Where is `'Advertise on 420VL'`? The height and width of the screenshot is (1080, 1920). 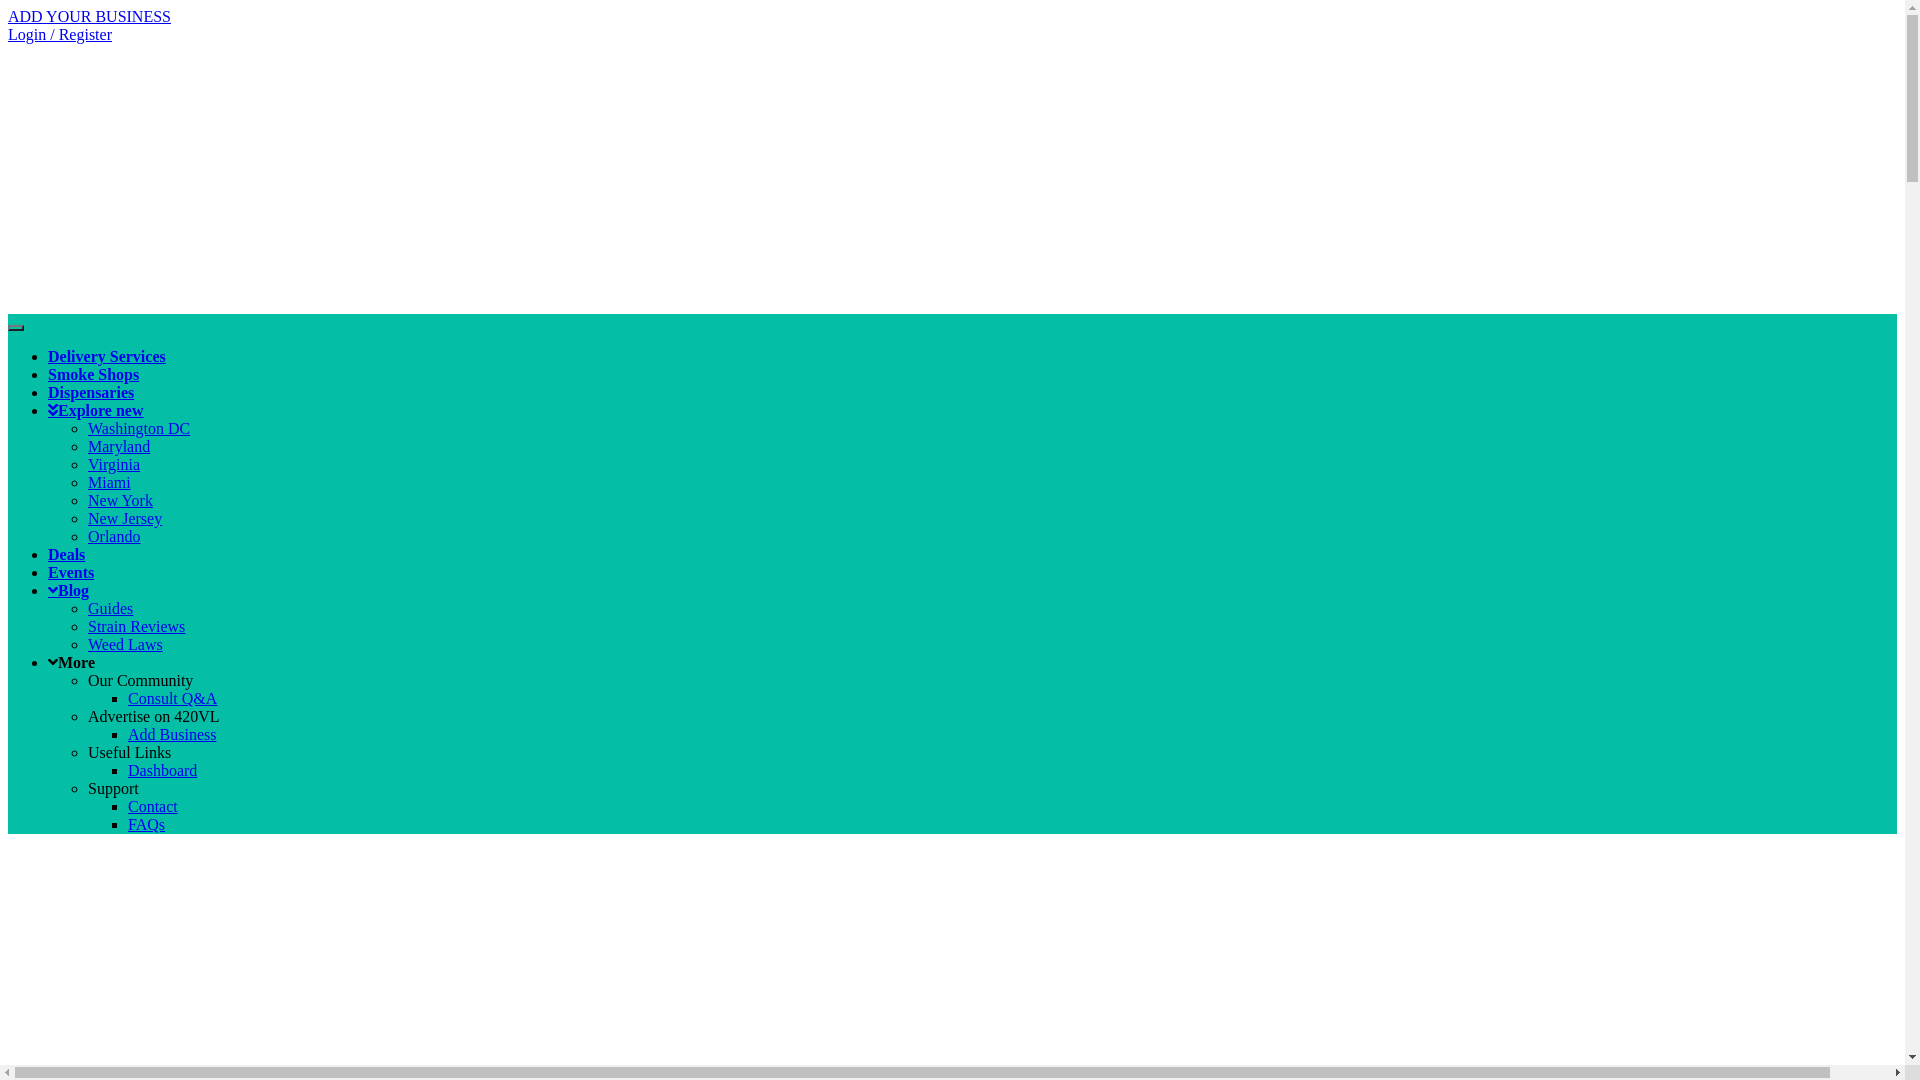
'Advertise on 420VL' is located at coordinates (152, 715).